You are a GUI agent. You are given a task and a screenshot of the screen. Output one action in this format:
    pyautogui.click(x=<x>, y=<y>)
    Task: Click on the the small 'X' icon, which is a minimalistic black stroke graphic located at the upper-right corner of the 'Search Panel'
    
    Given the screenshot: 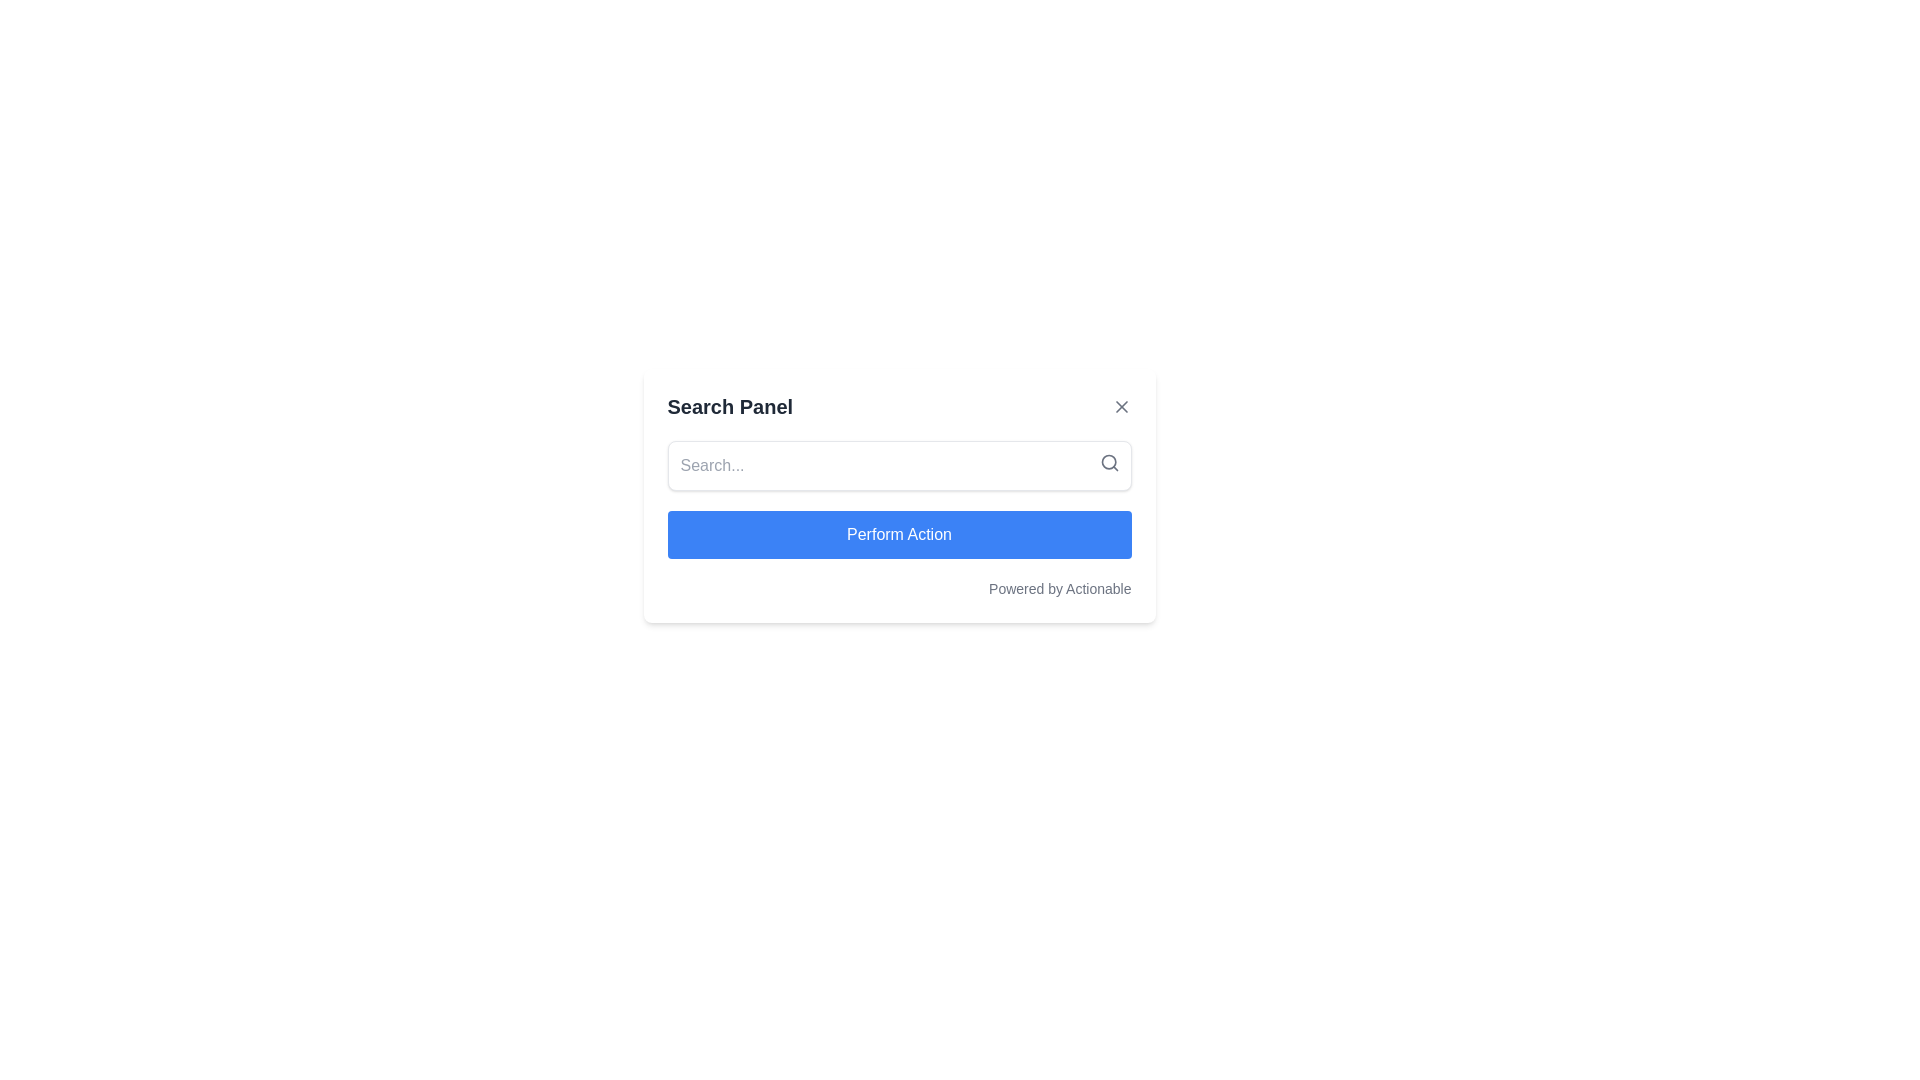 What is the action you would take?
    pyautogui.click(x=1121, y=406)
    